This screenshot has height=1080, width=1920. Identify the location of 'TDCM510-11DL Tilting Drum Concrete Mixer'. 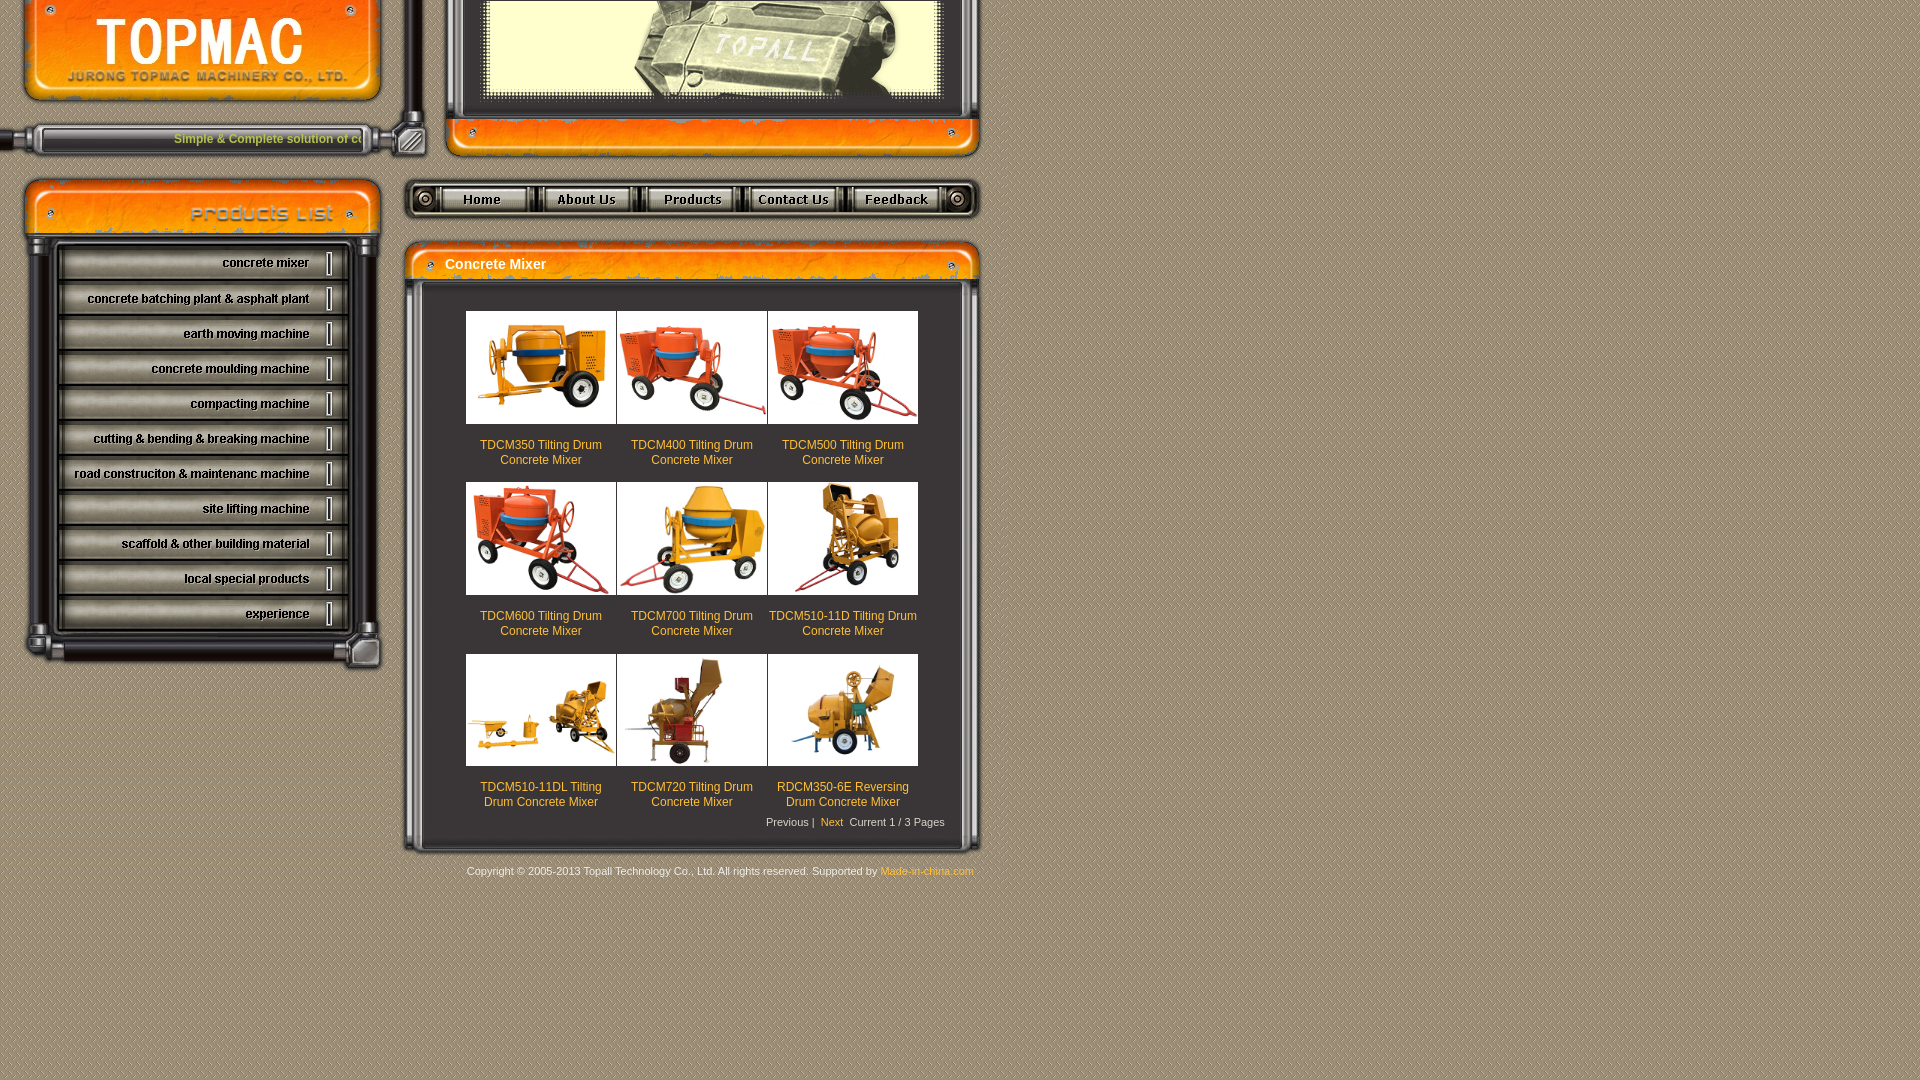
(541, 793).